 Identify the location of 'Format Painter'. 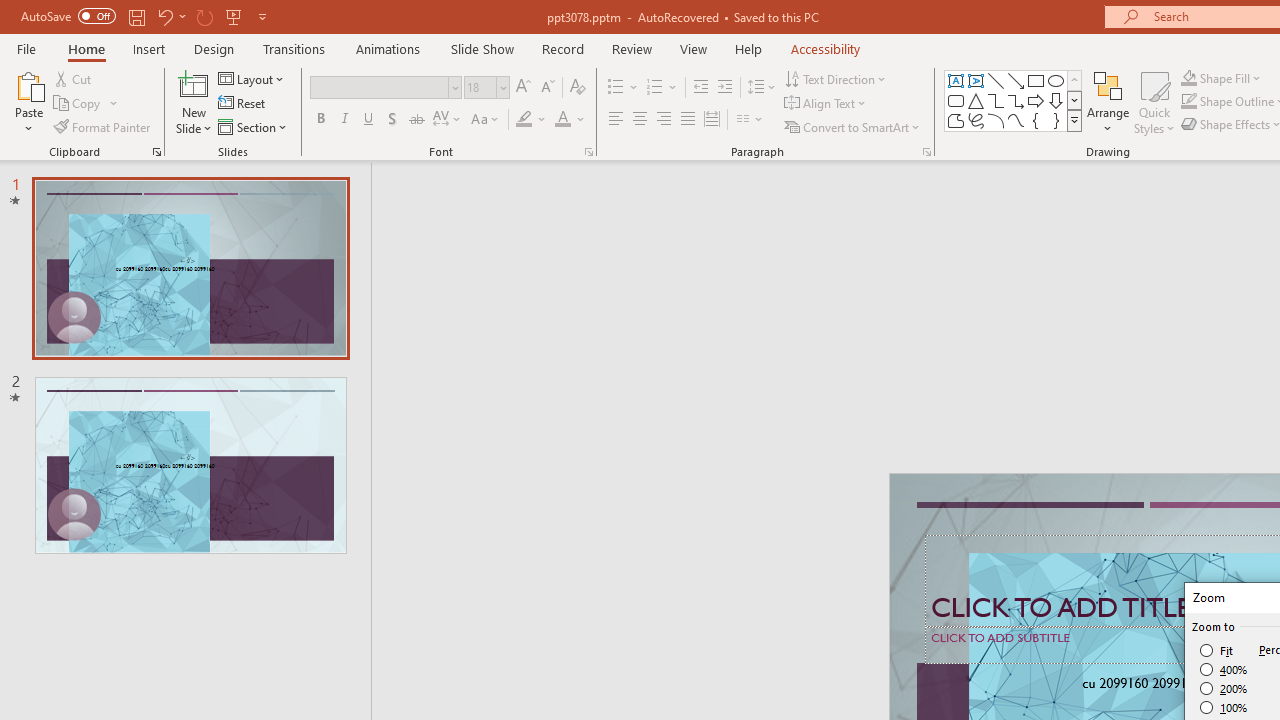
(102, 127).